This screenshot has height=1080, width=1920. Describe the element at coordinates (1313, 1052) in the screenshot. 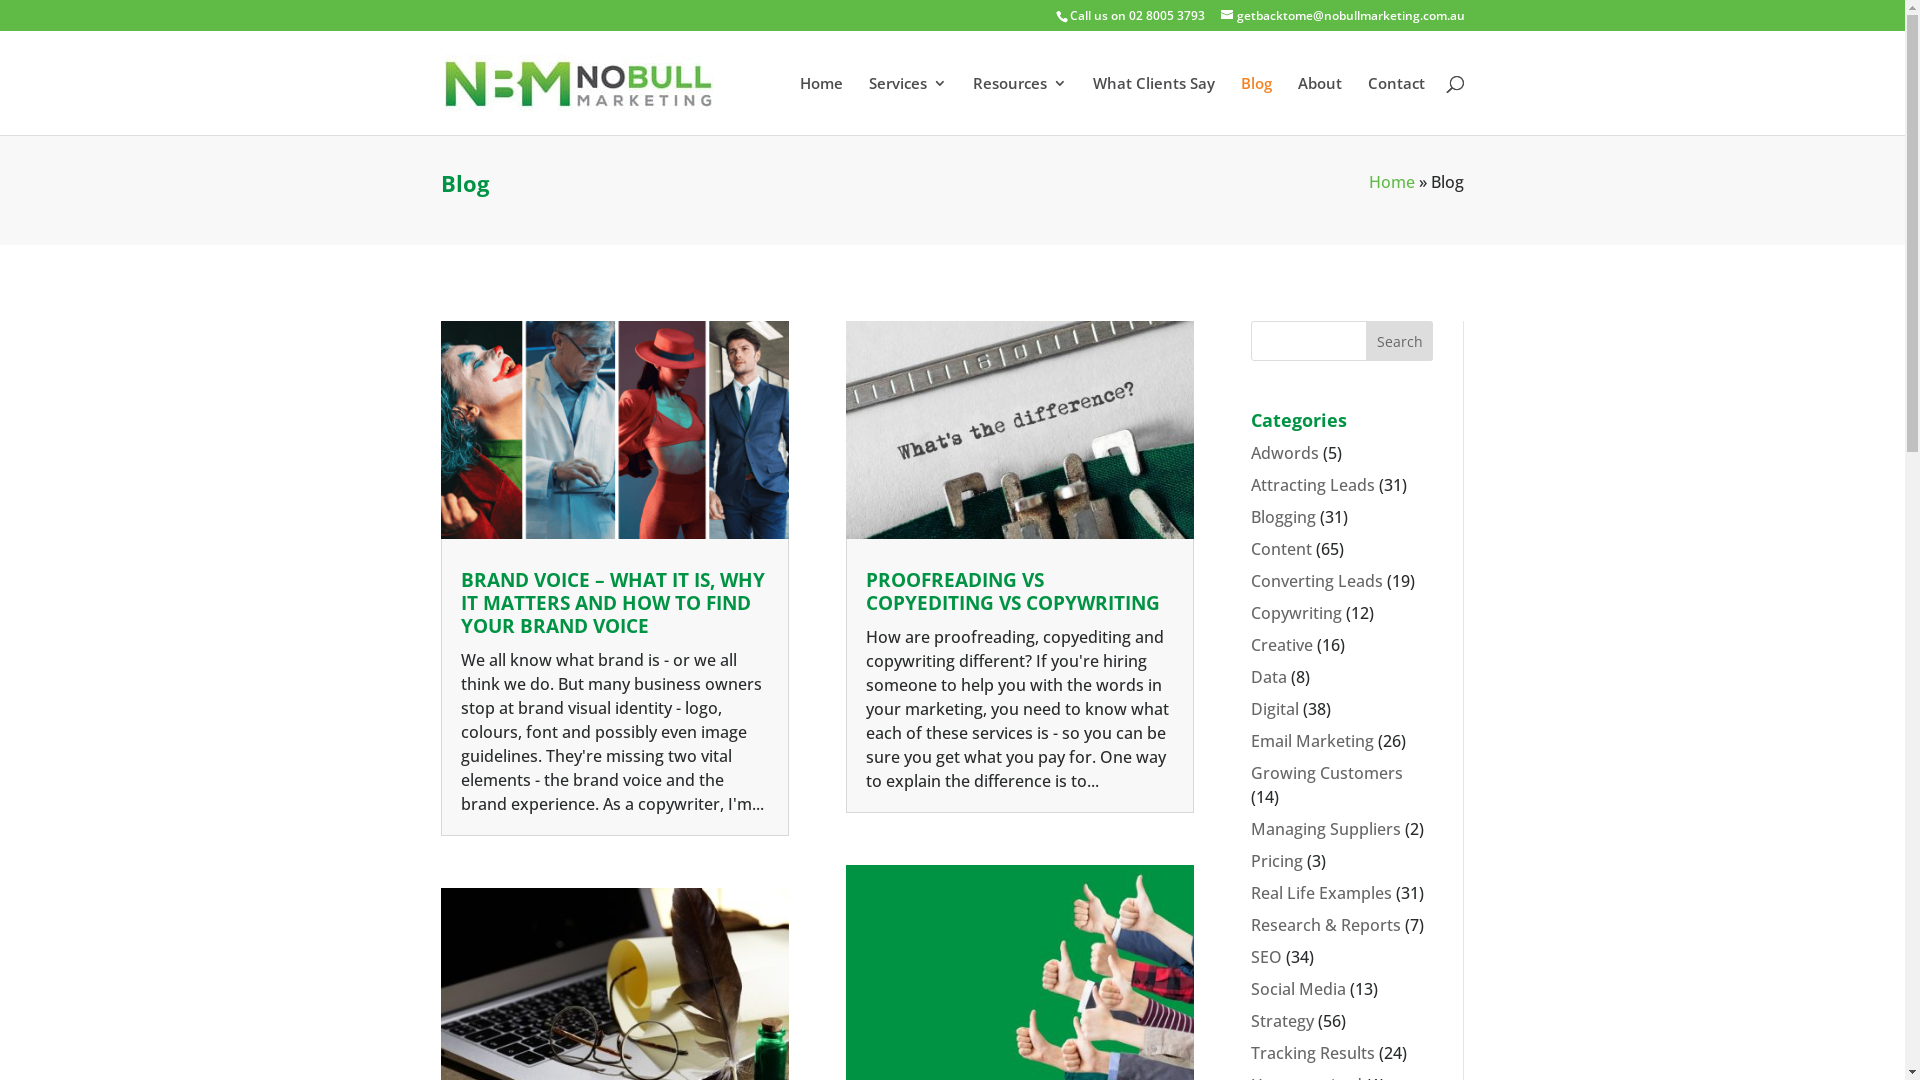

I see `'Tracking Results'` at that location.